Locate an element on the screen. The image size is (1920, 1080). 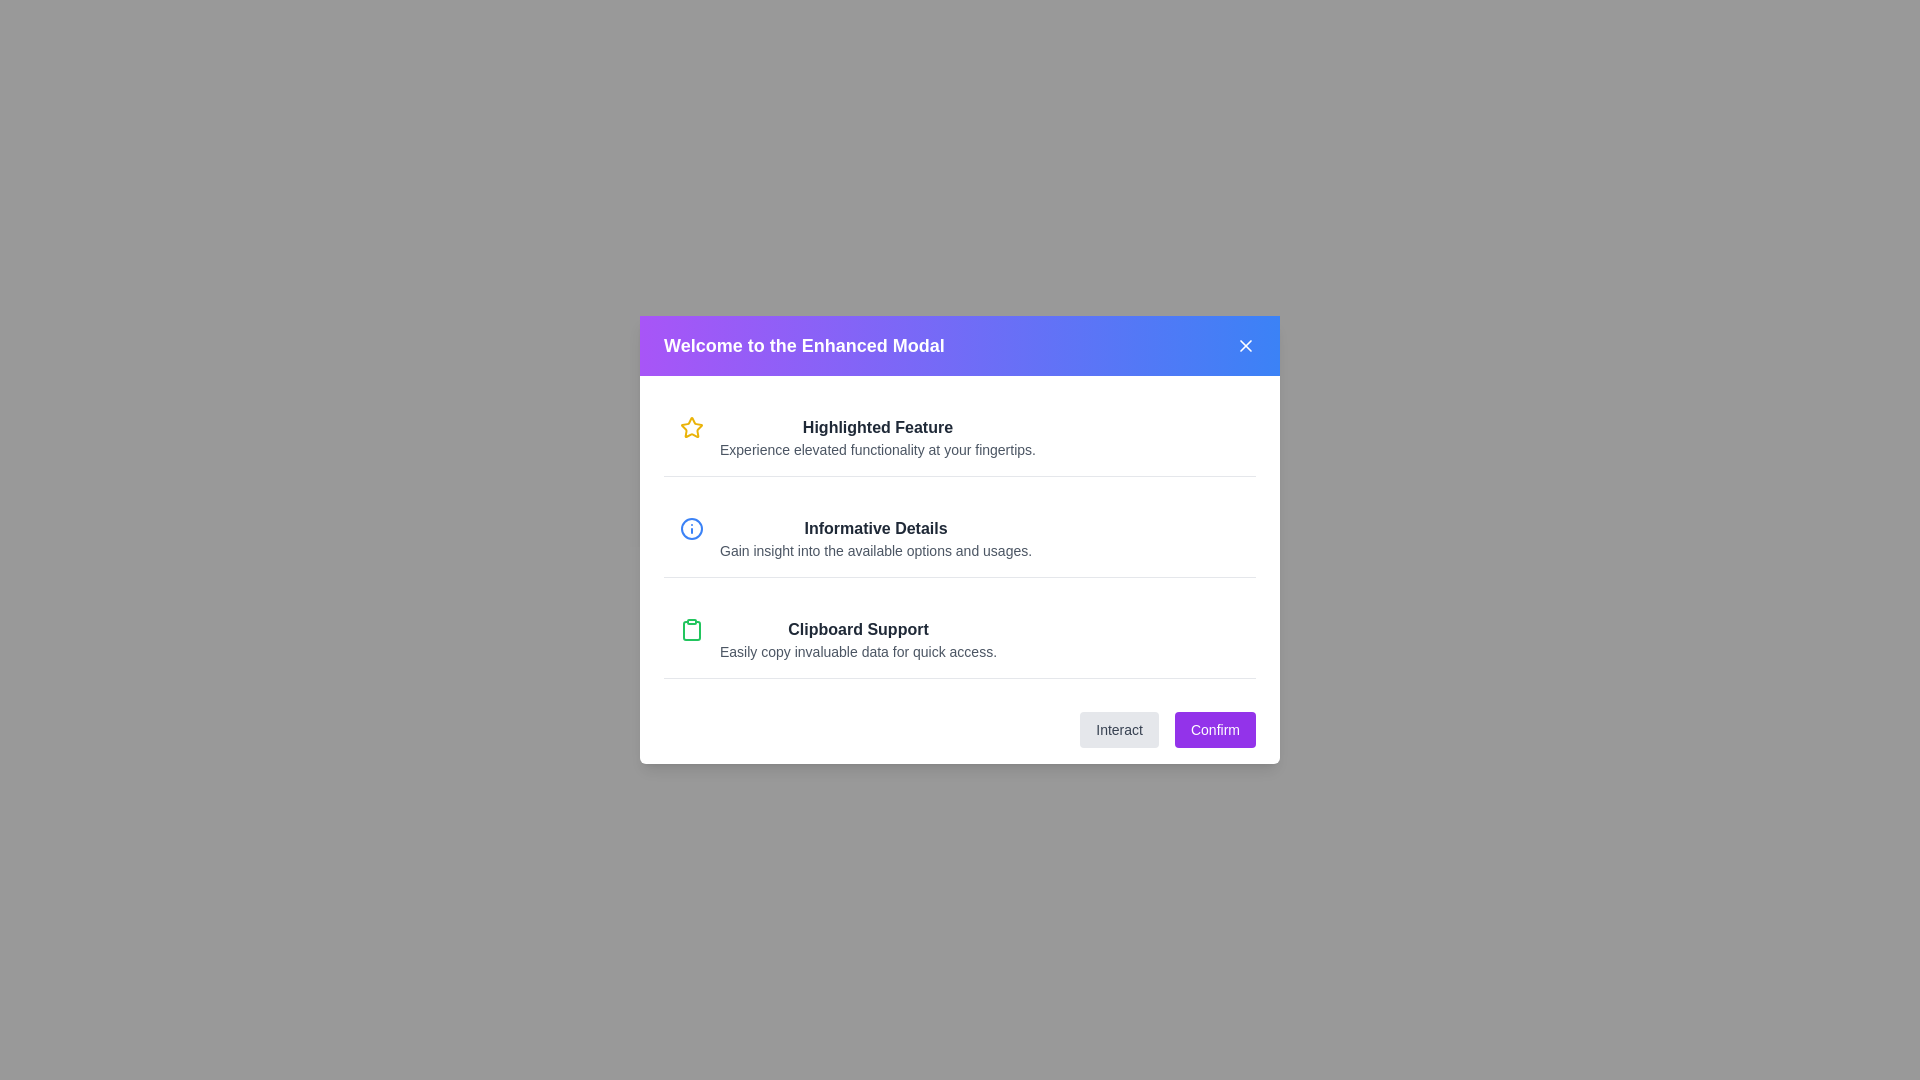
the Informational block that displays the title and brief description of a highlighted feature, located directly below the modal header is located at coordinates (960, 437).